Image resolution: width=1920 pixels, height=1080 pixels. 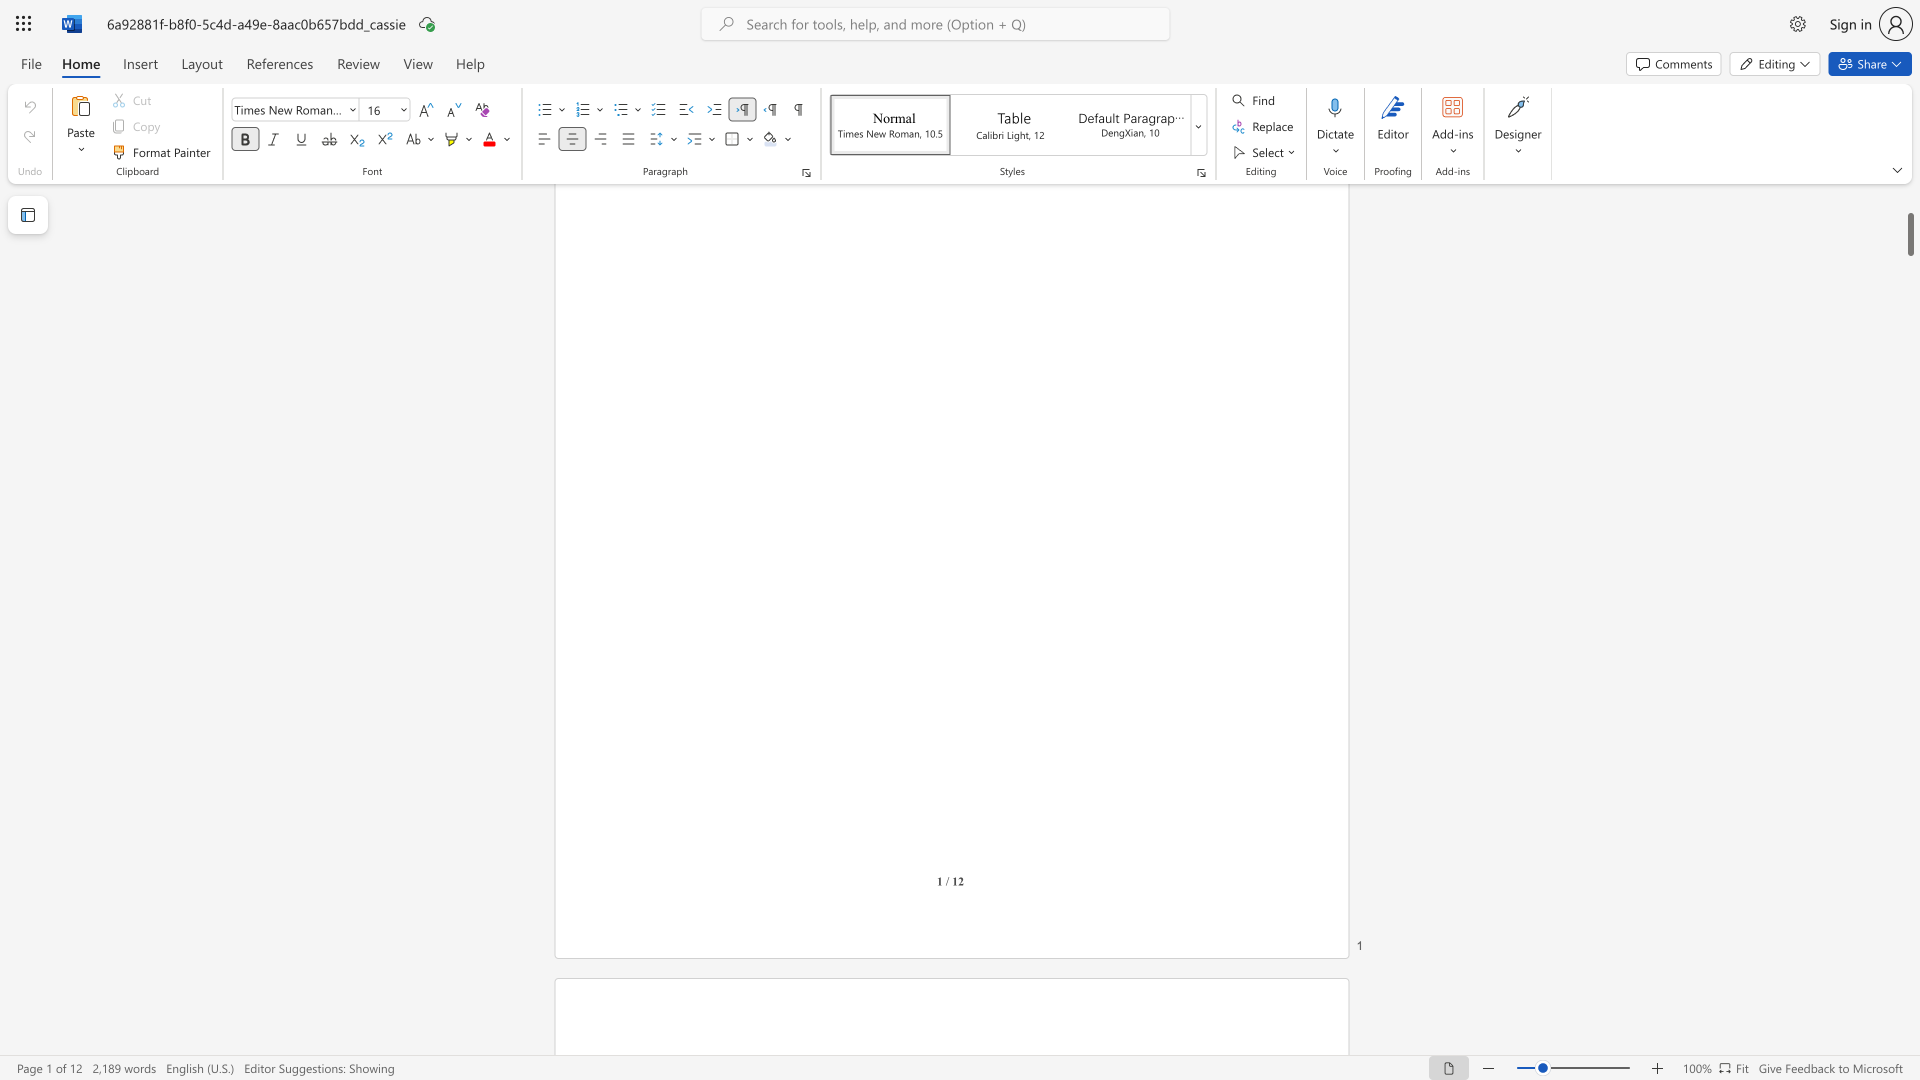 What do you see at coordinates (1909, 233) in the screenshot?
I see `the scrollbar and move down 7010 pixels` at bounding box center [1909, 233].